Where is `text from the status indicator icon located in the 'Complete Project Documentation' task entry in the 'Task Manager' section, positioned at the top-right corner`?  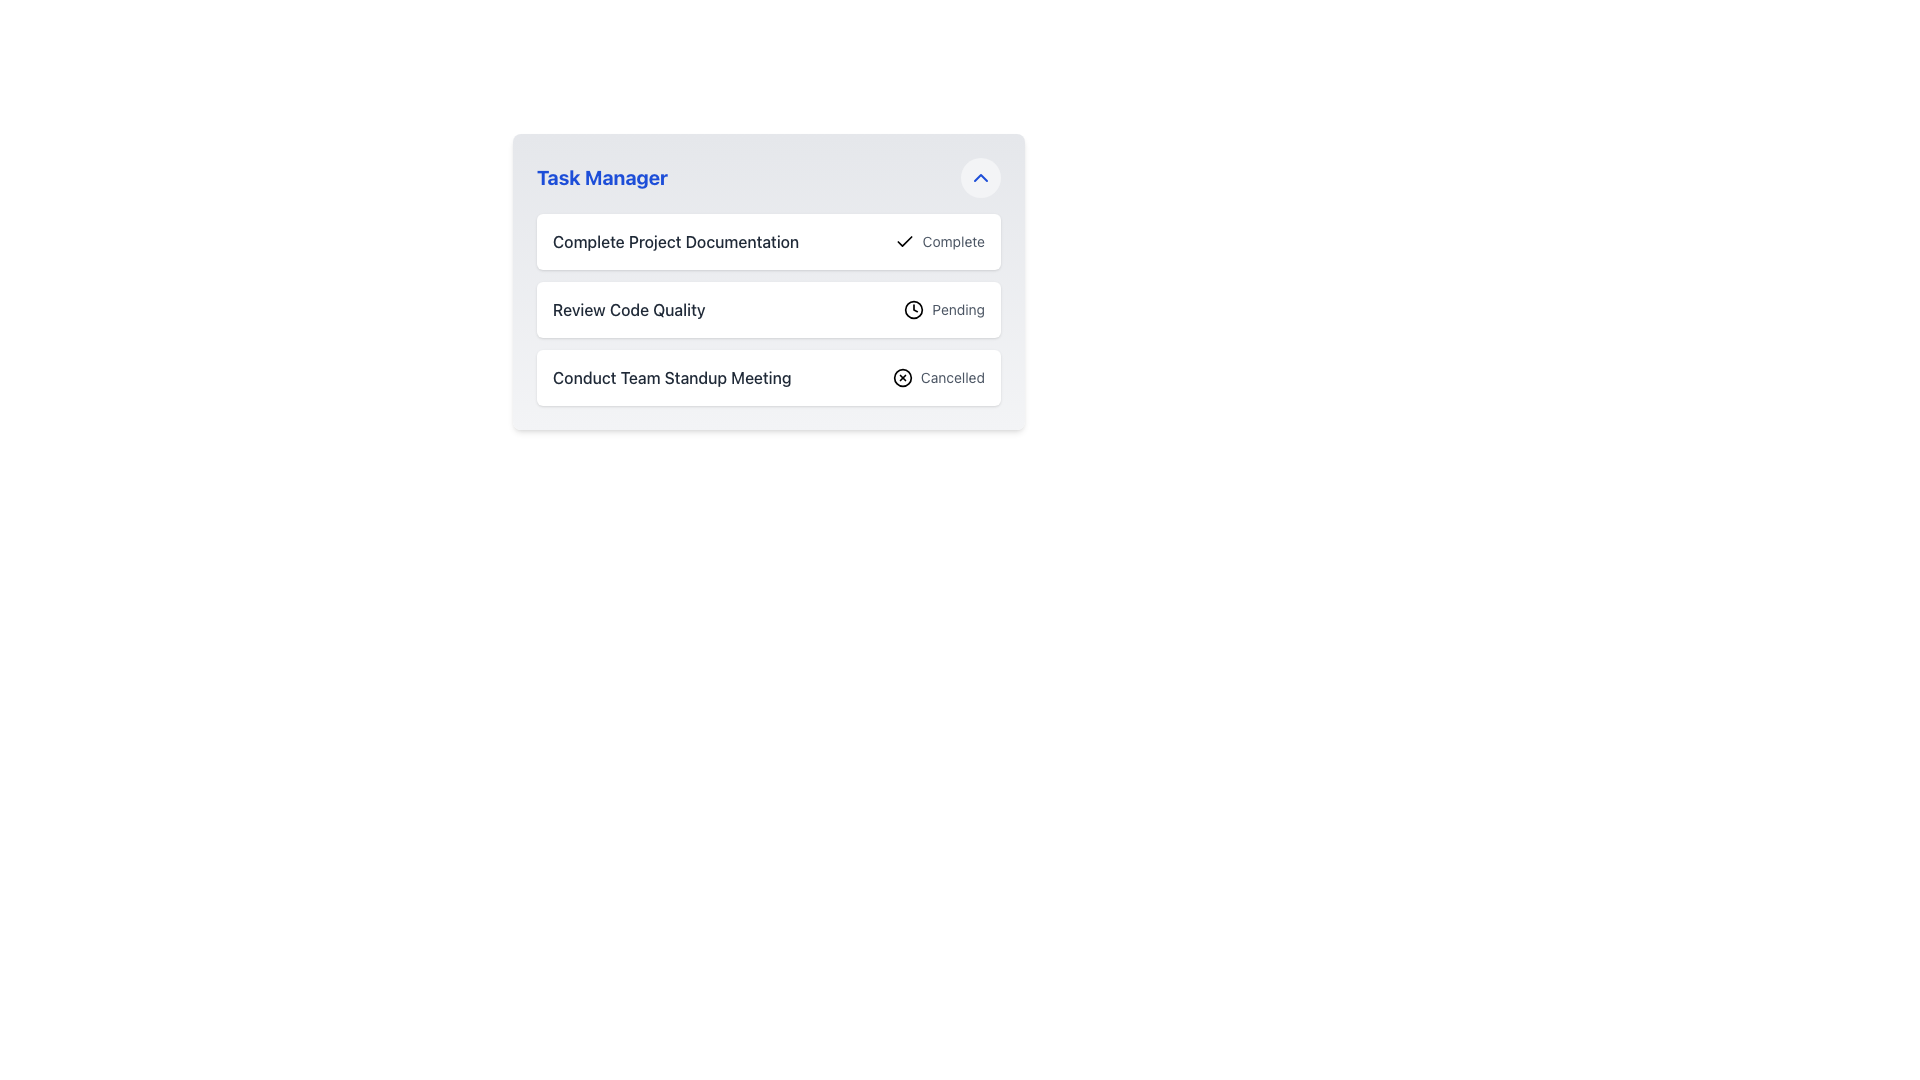
text from the status indicator icon located in the 'Complete Project Documentation' task entry in the 'Task Manager' section, positioned at the top-right corner is located at coordinates (938, 241).